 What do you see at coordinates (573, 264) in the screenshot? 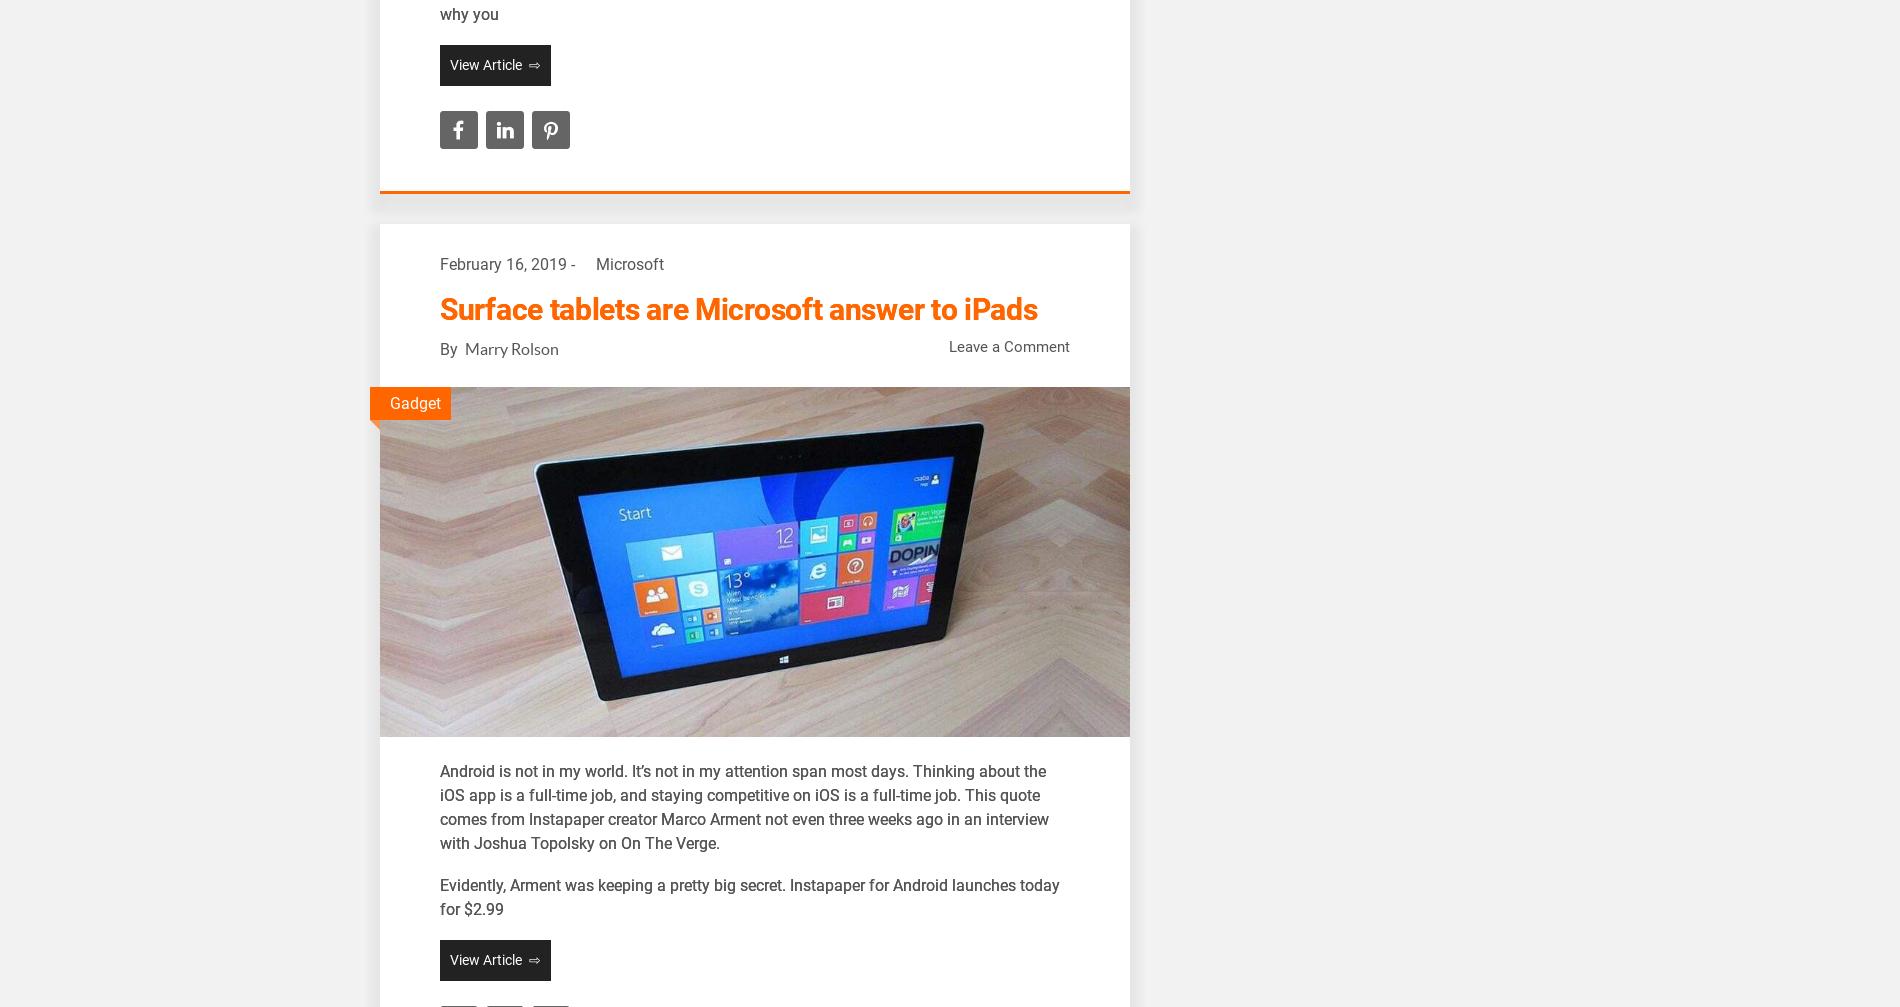
I see `'-'` at bounding box center [573, 264].